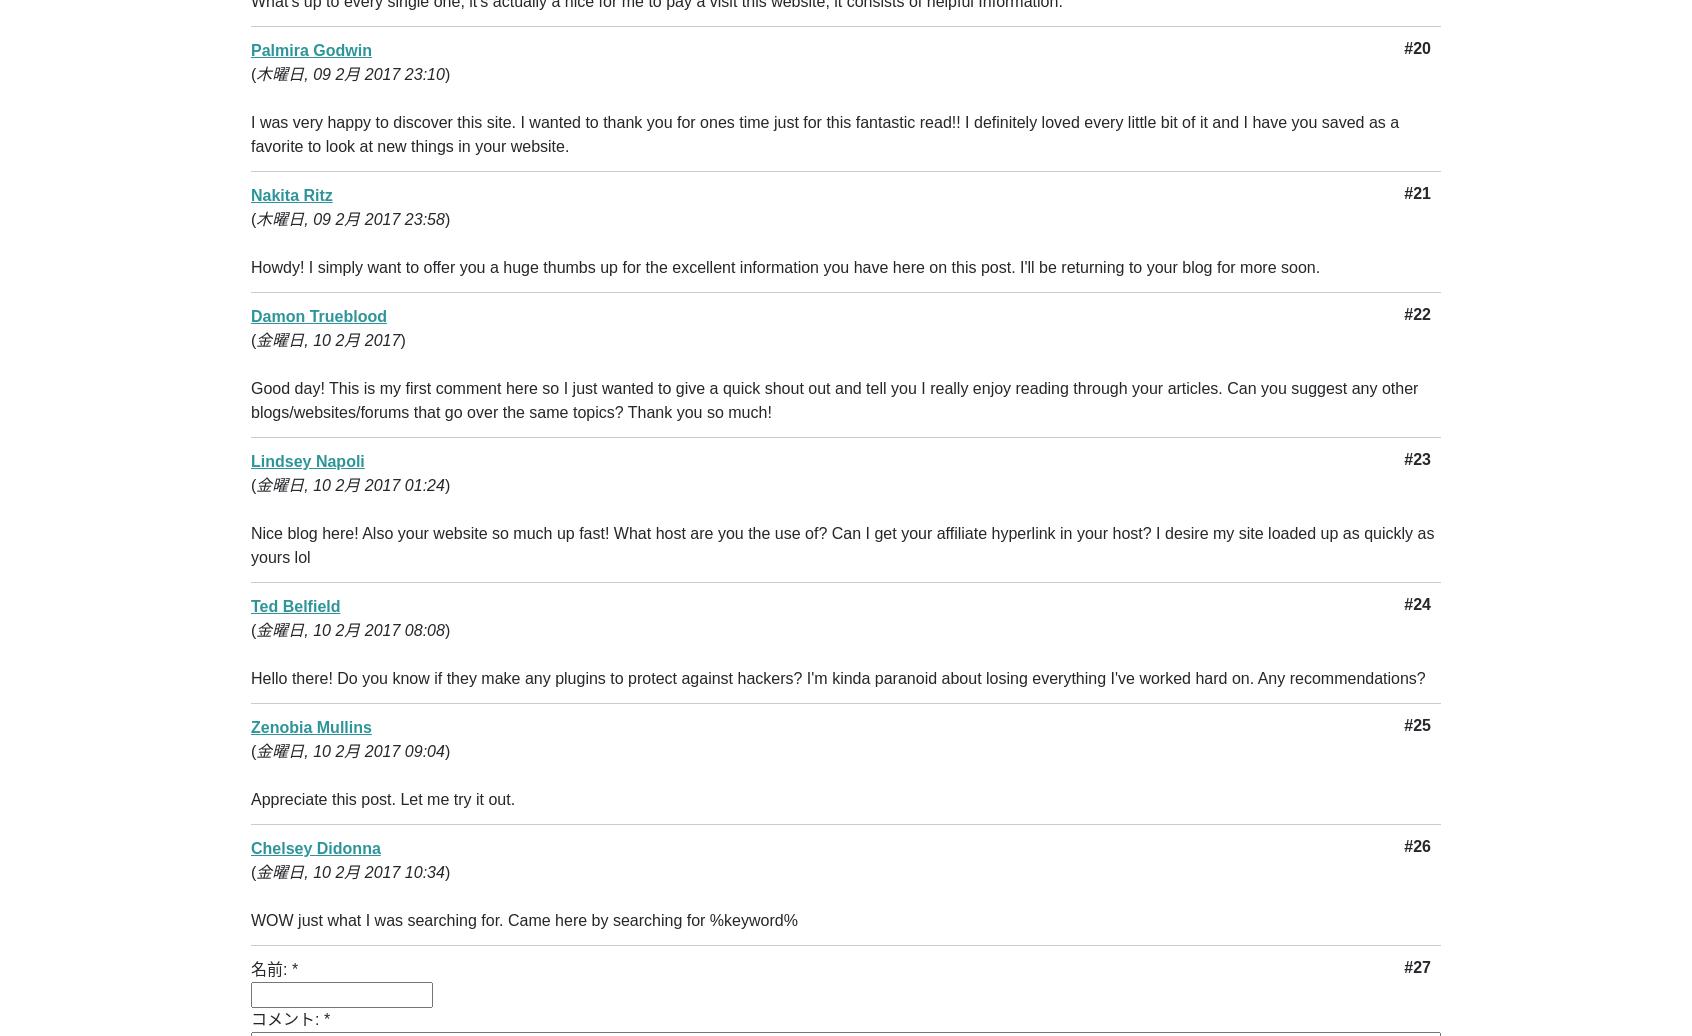 Image resolution: width=1692 pixels, height=1036 pixels. Describe the element at coordinates (349, 485) in the screenshot. I see `'金曜日, 10 2月 2017 01:24'` at that location.